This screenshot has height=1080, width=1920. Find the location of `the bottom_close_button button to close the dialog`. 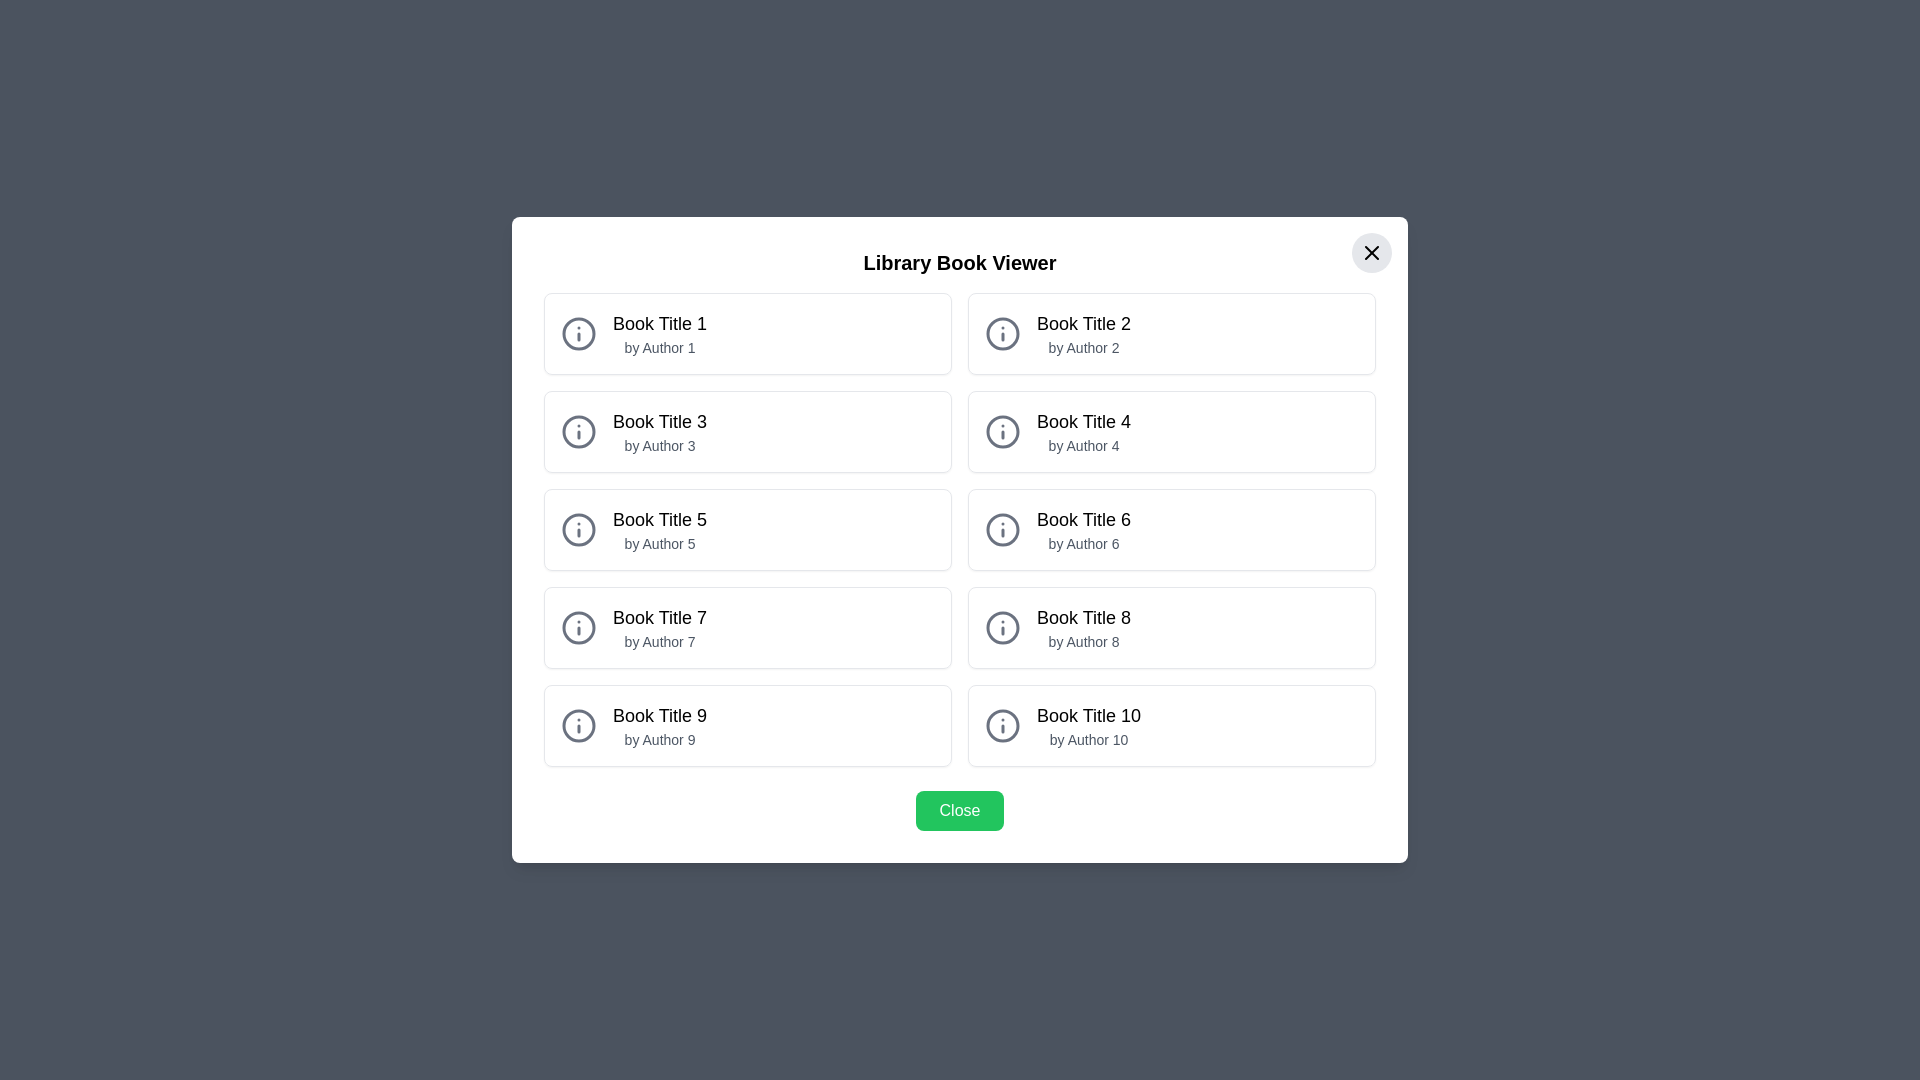

the bottom_close_button button to close the dialog is located at coordinates (960, 810).